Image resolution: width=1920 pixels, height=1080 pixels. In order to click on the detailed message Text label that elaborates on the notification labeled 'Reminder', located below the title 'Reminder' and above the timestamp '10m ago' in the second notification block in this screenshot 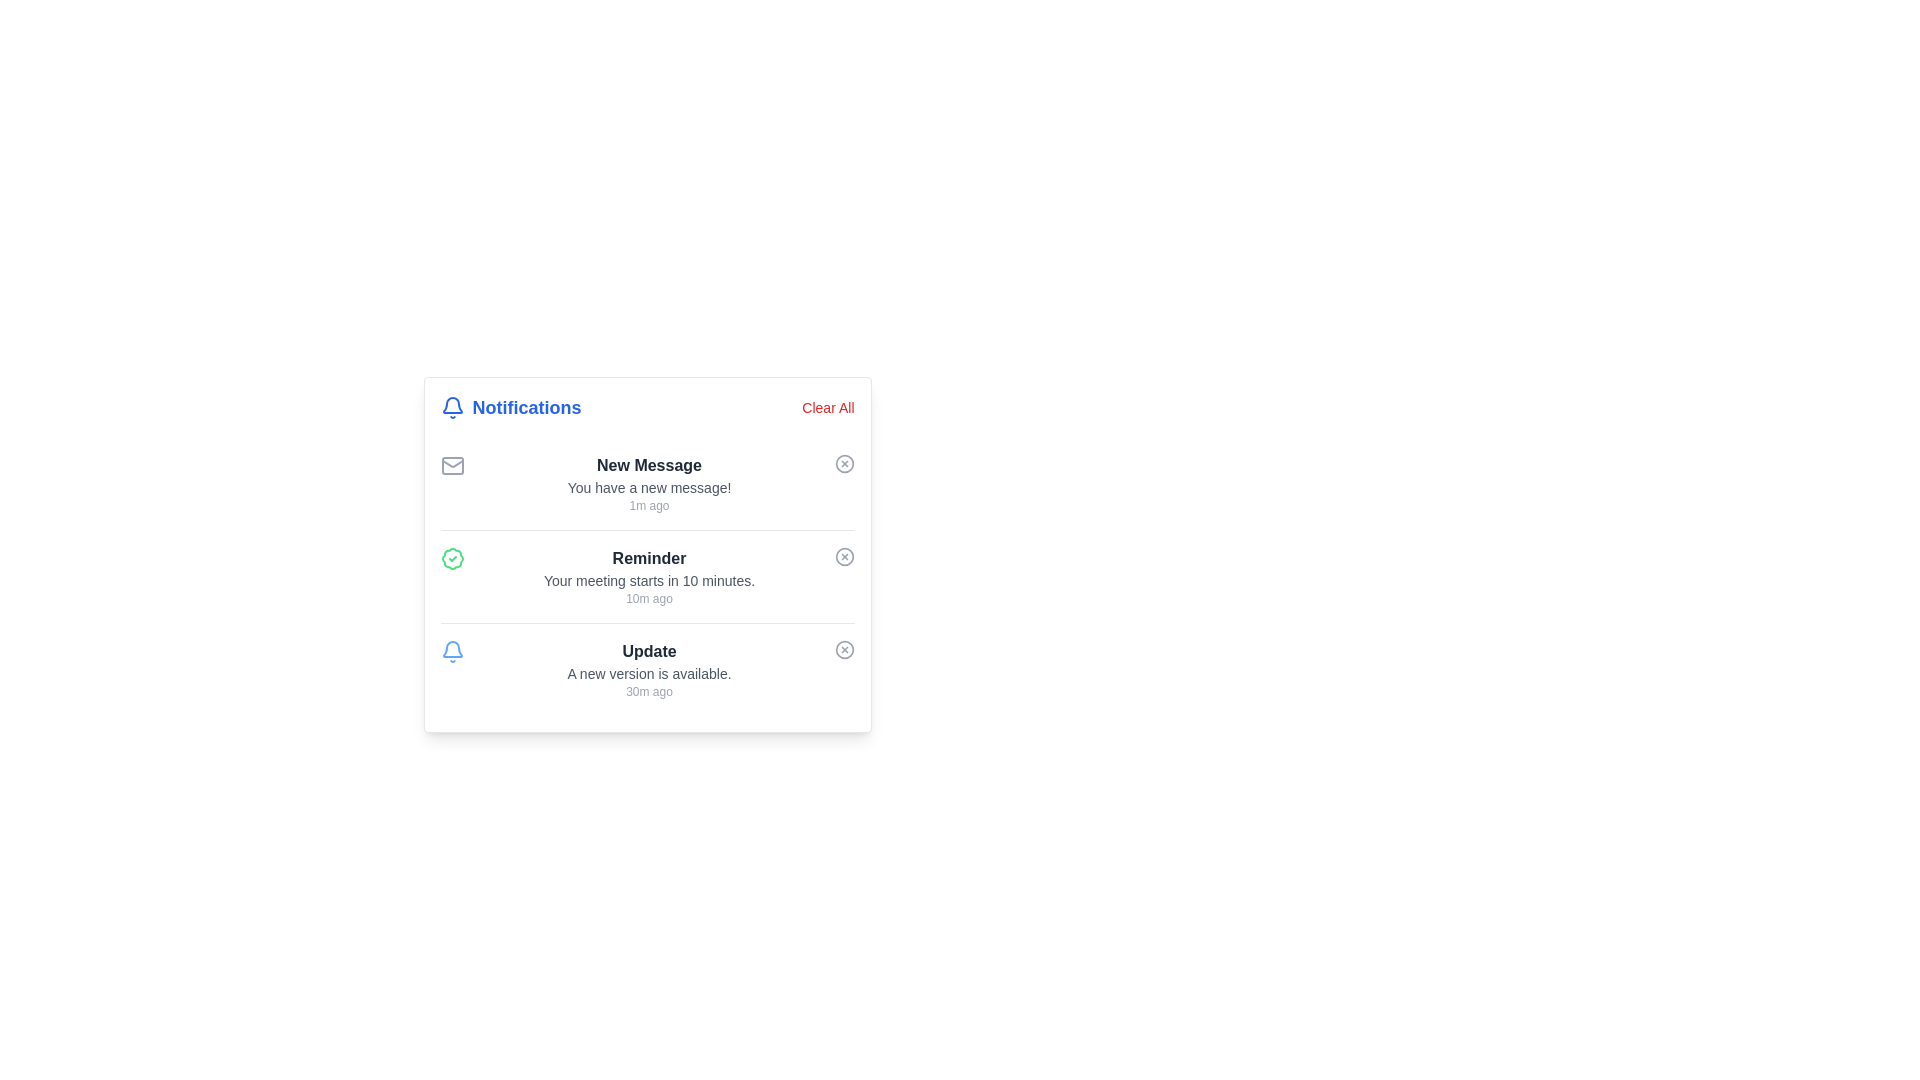, I will do `click(649, 581)`.